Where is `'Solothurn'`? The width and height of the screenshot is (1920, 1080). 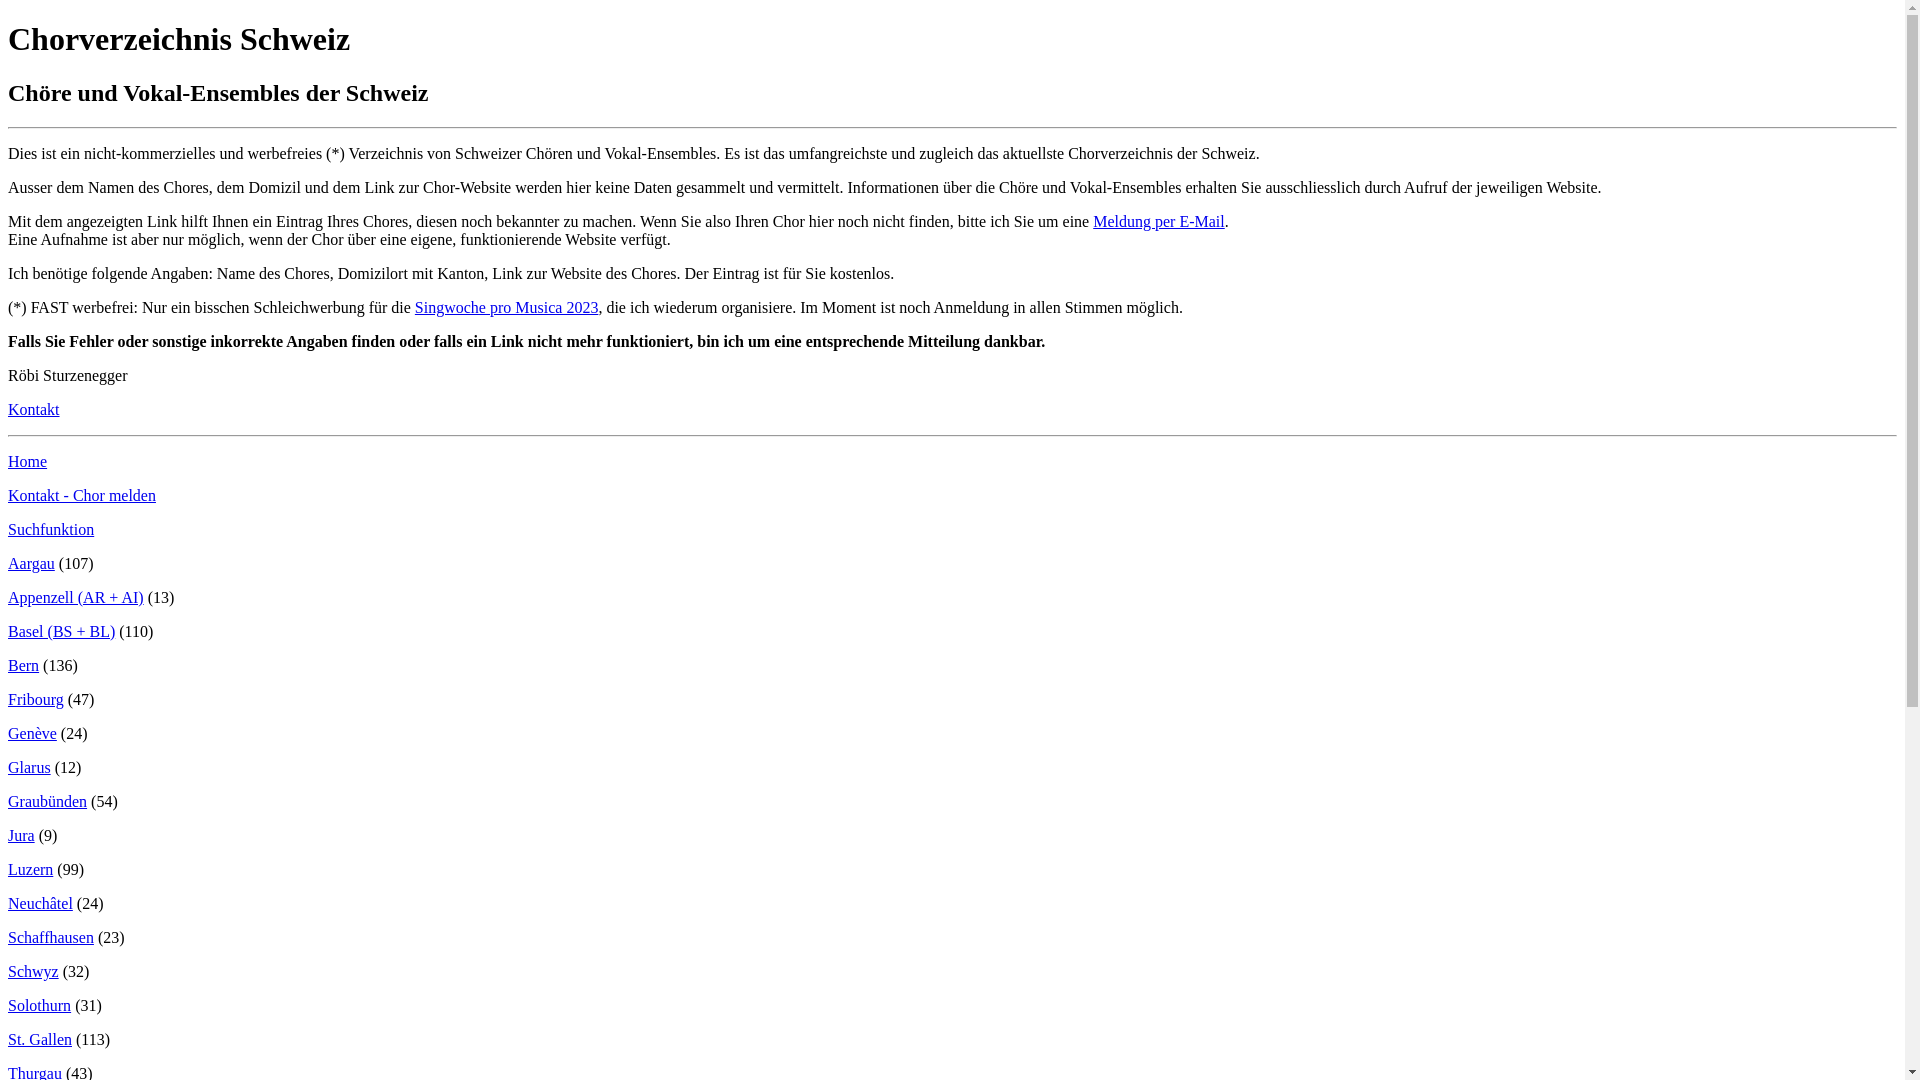 'Solothurn' is located at coordinates (39, 1005).